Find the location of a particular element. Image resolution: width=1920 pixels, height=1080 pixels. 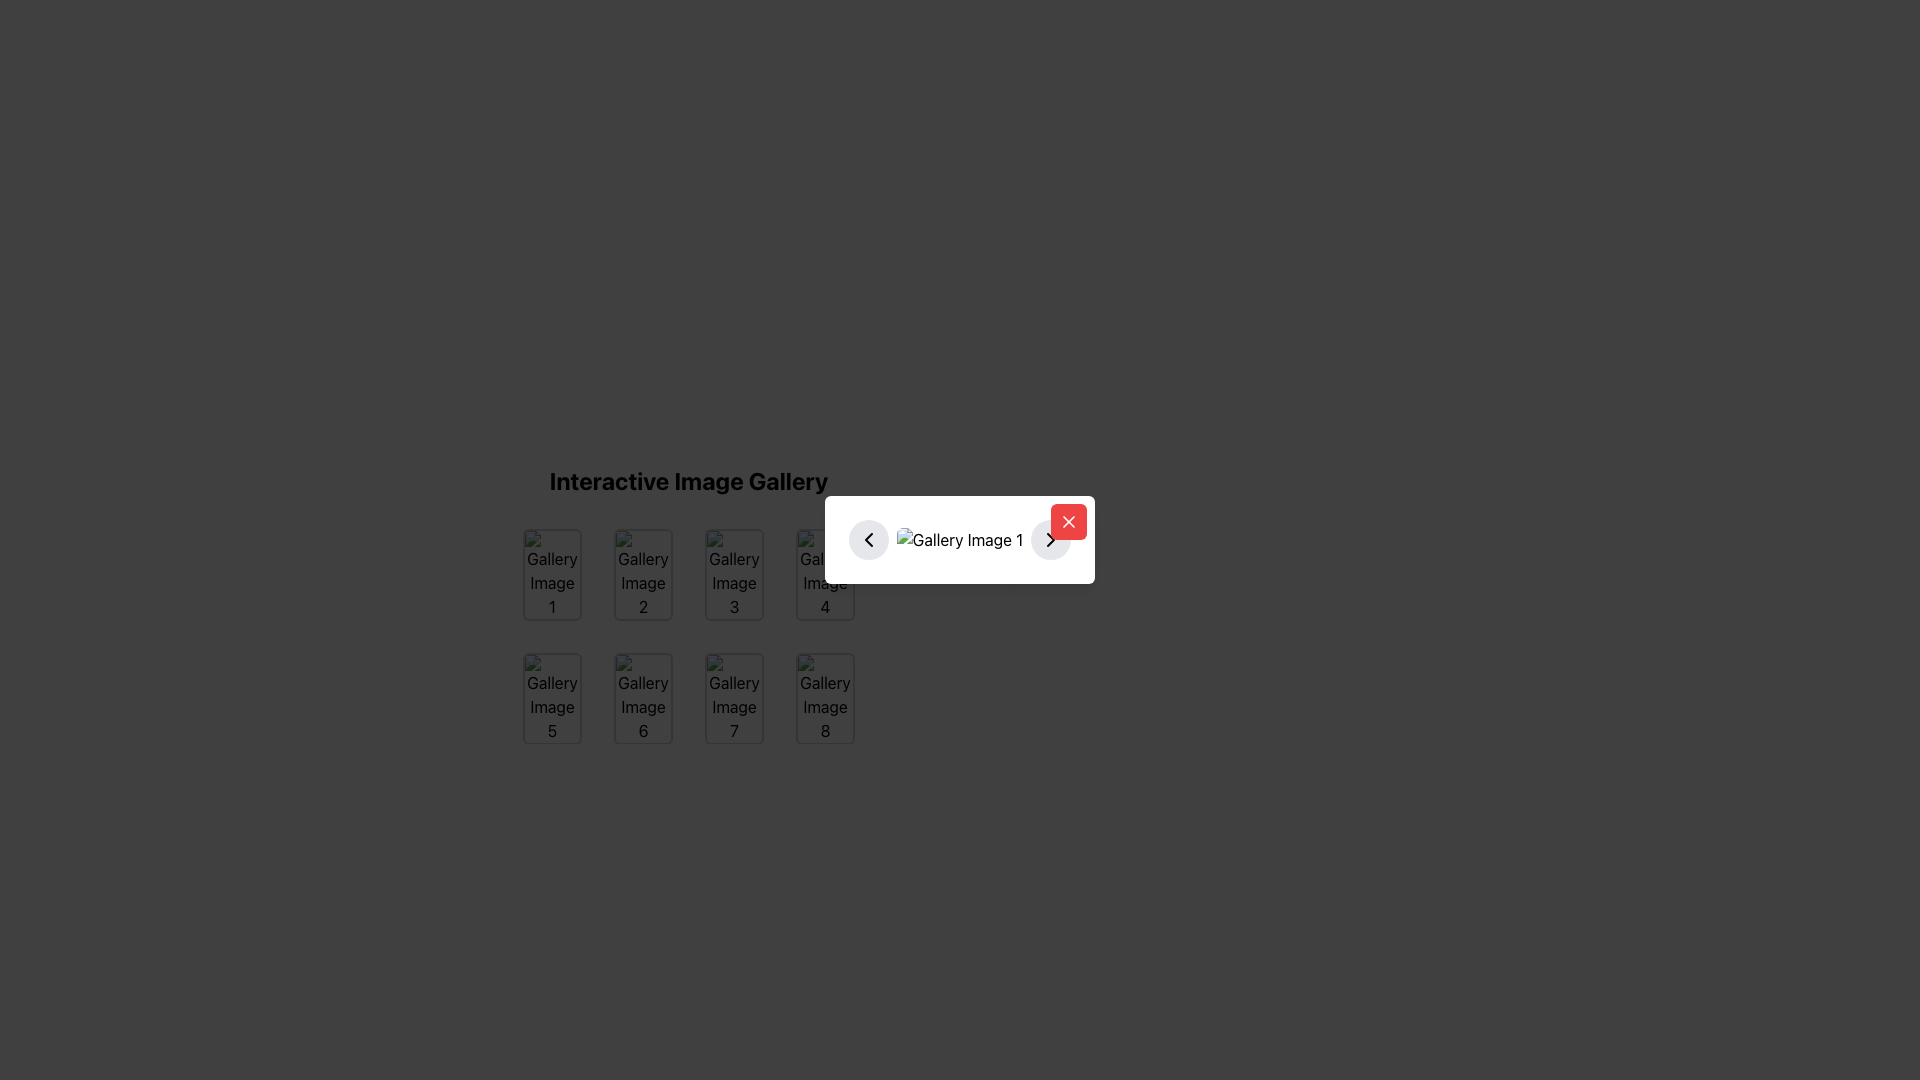

the 'Gallery Image 3' card is located at coordinates (733, 574).